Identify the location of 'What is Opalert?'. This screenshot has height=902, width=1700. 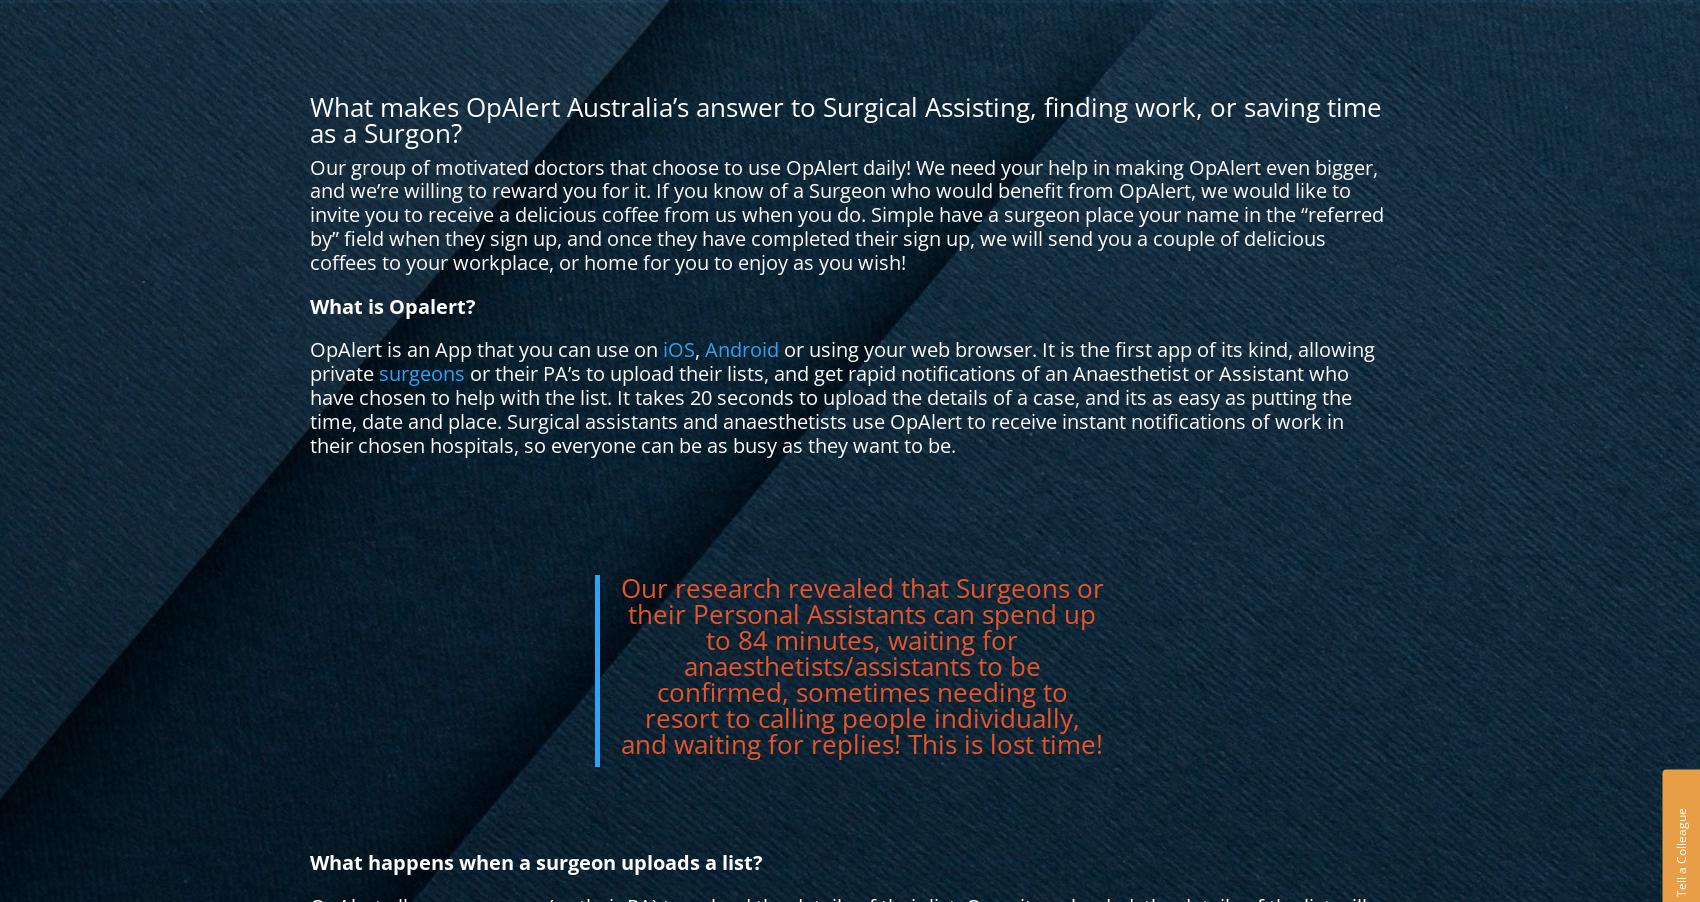
(392, 304).